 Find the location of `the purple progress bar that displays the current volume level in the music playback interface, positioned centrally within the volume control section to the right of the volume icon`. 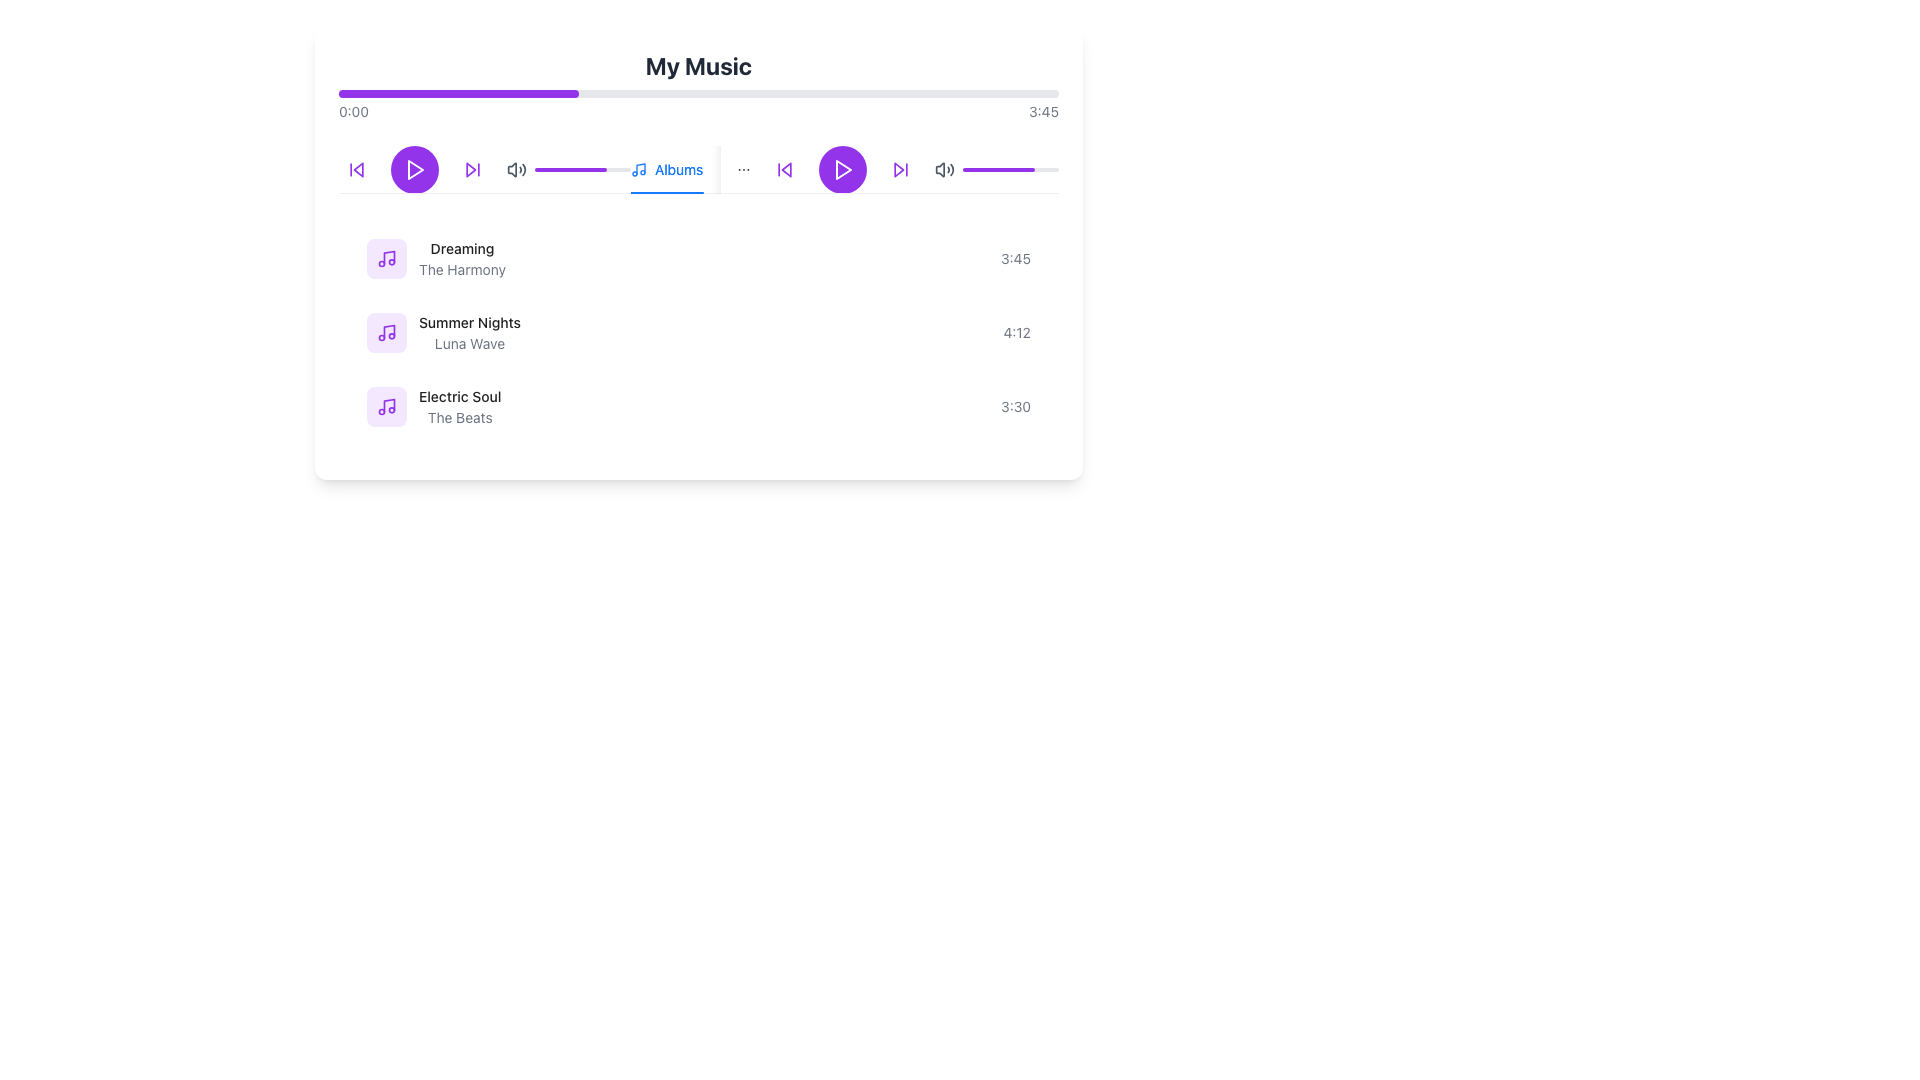

the purple progress bar that displays the current volume level in the music playback interface, positioned centrally within the volume control section to the right of the volume icon is located at coordinates (1011, 168).